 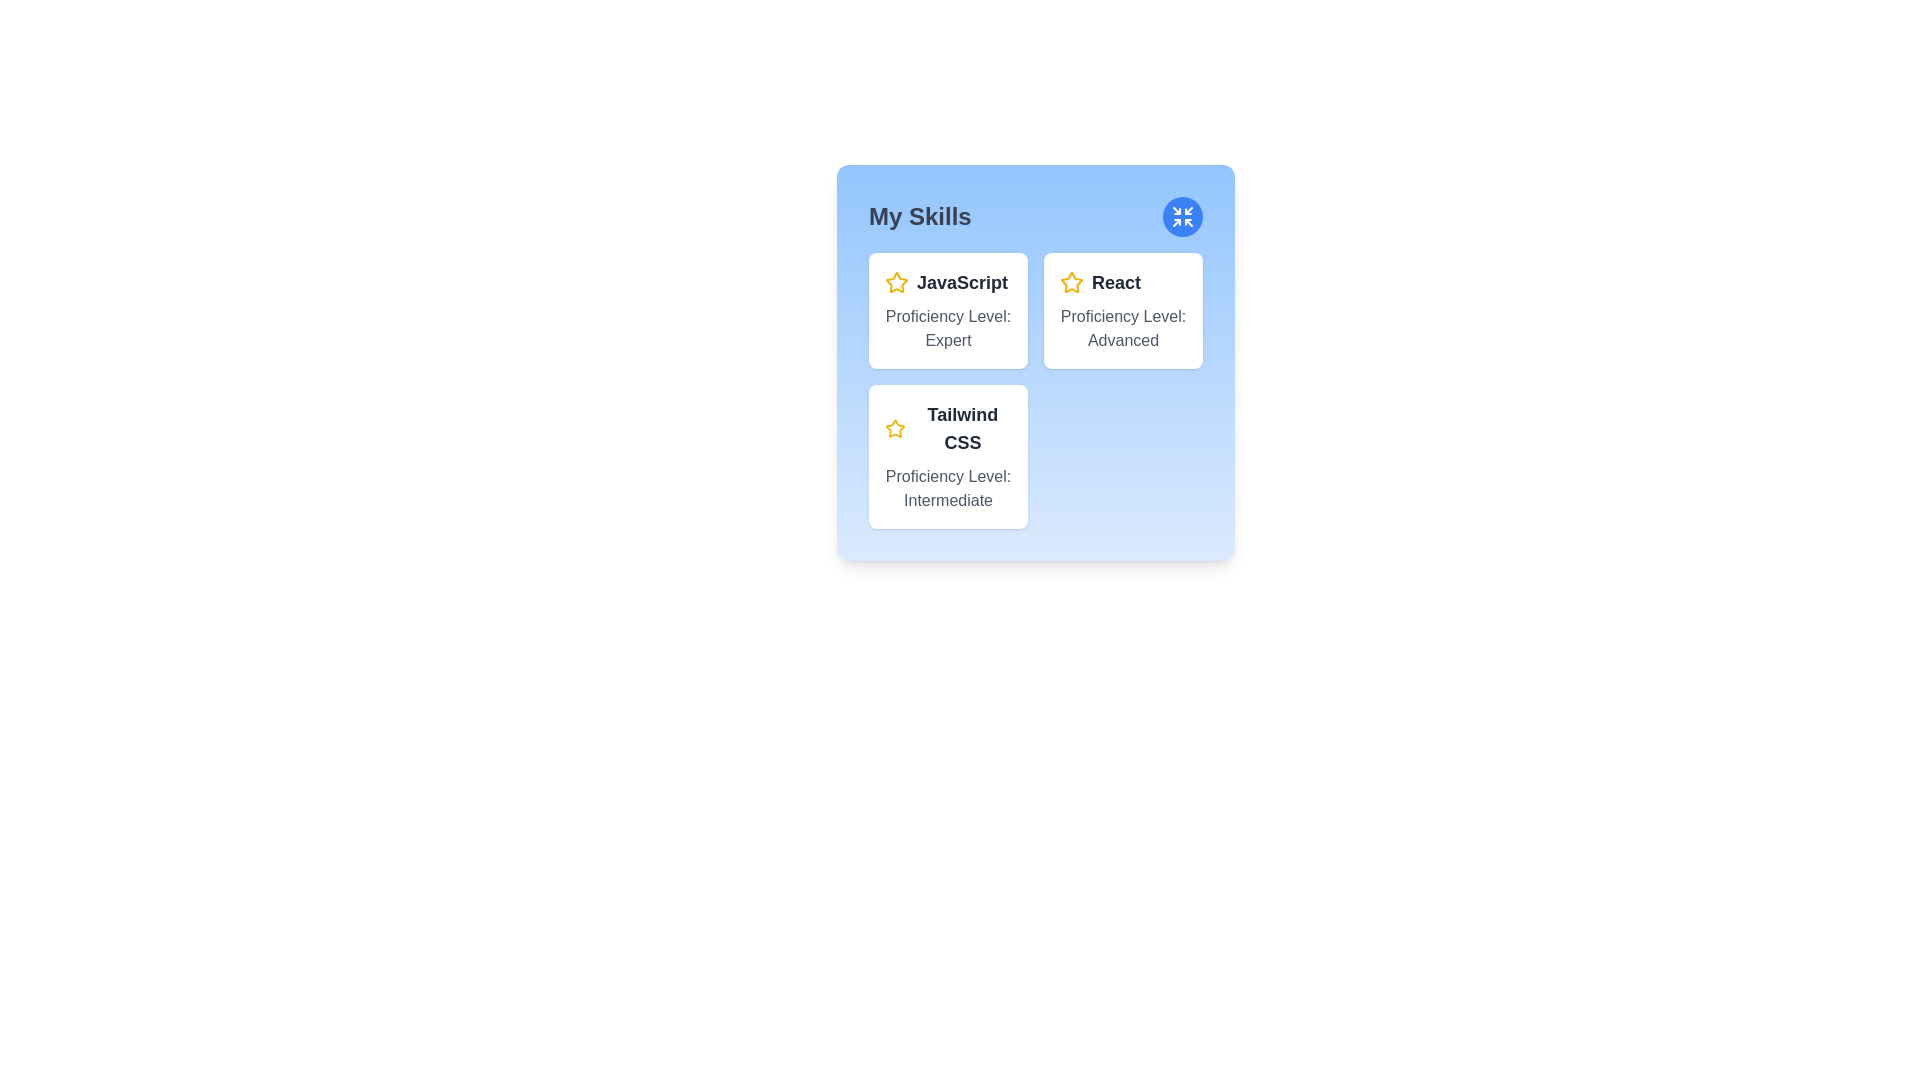 I want to click on the visual emphasis of the star icon representing the recognition of the skill 'Tailwind CSS' located at the top-left corner of the skill card, so click(x=894, y=427).